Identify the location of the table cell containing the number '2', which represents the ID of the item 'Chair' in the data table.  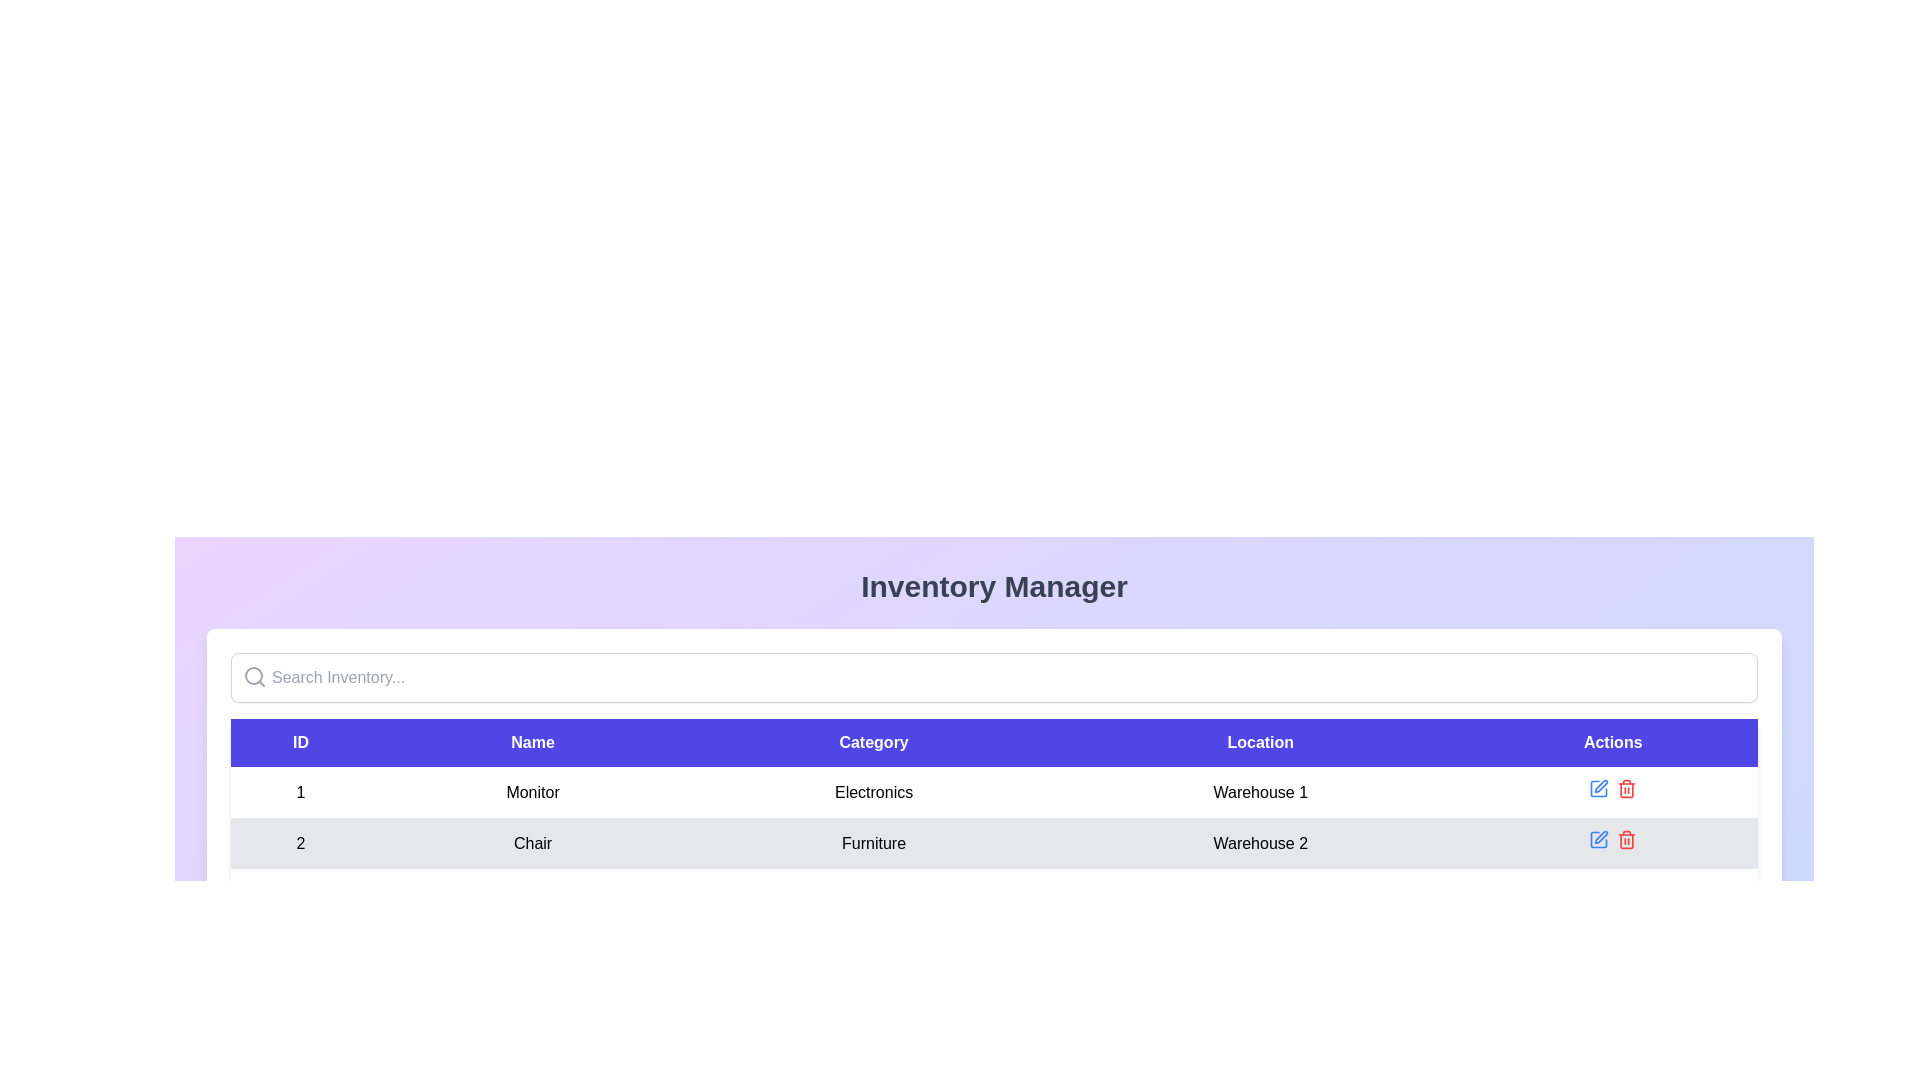
(300, 843).